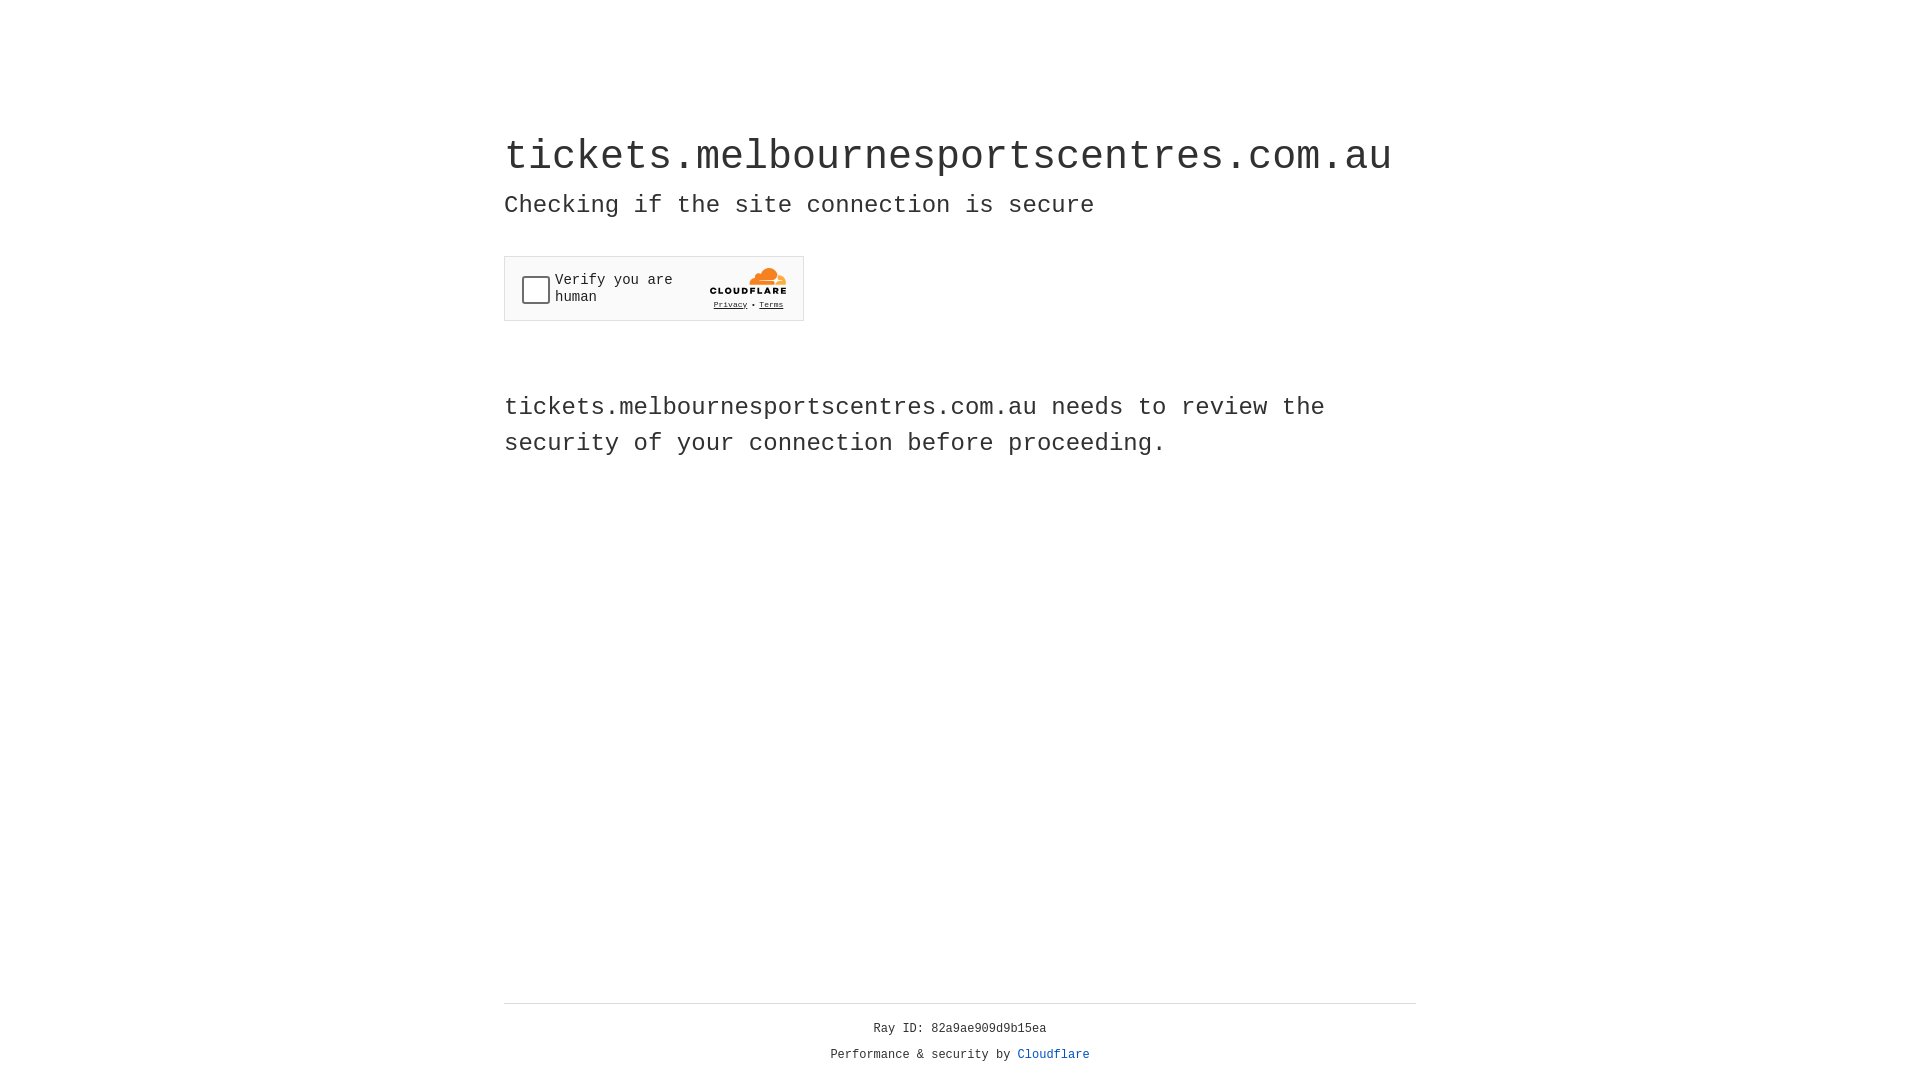 The width and height of the screenshot is (1920, 1080). Describe the element at coordinates (653, 288) in the screenshot. I see `'Widget containing a Cloudflare security challenge'` at that location.